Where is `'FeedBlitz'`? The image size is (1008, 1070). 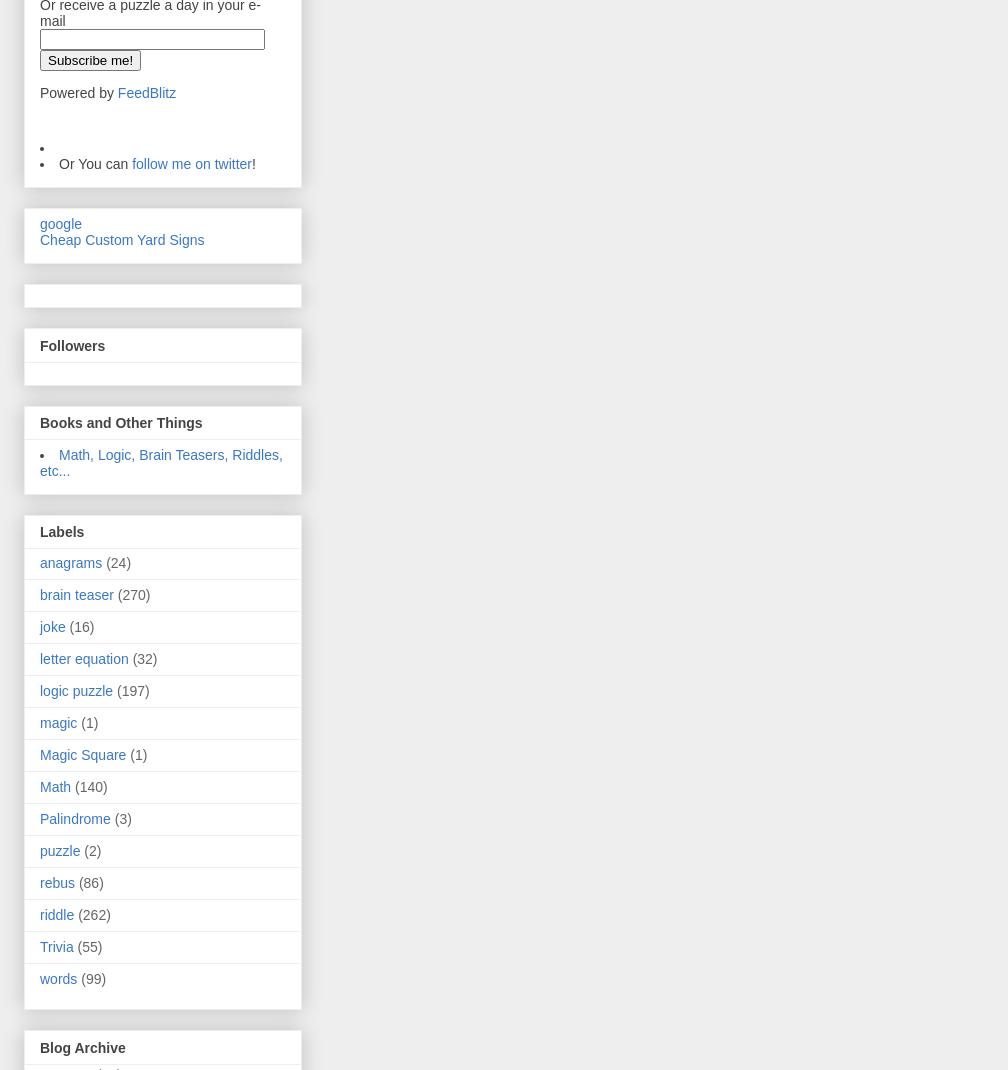 'FeedBlitz' is located at coordinates (146, 92).